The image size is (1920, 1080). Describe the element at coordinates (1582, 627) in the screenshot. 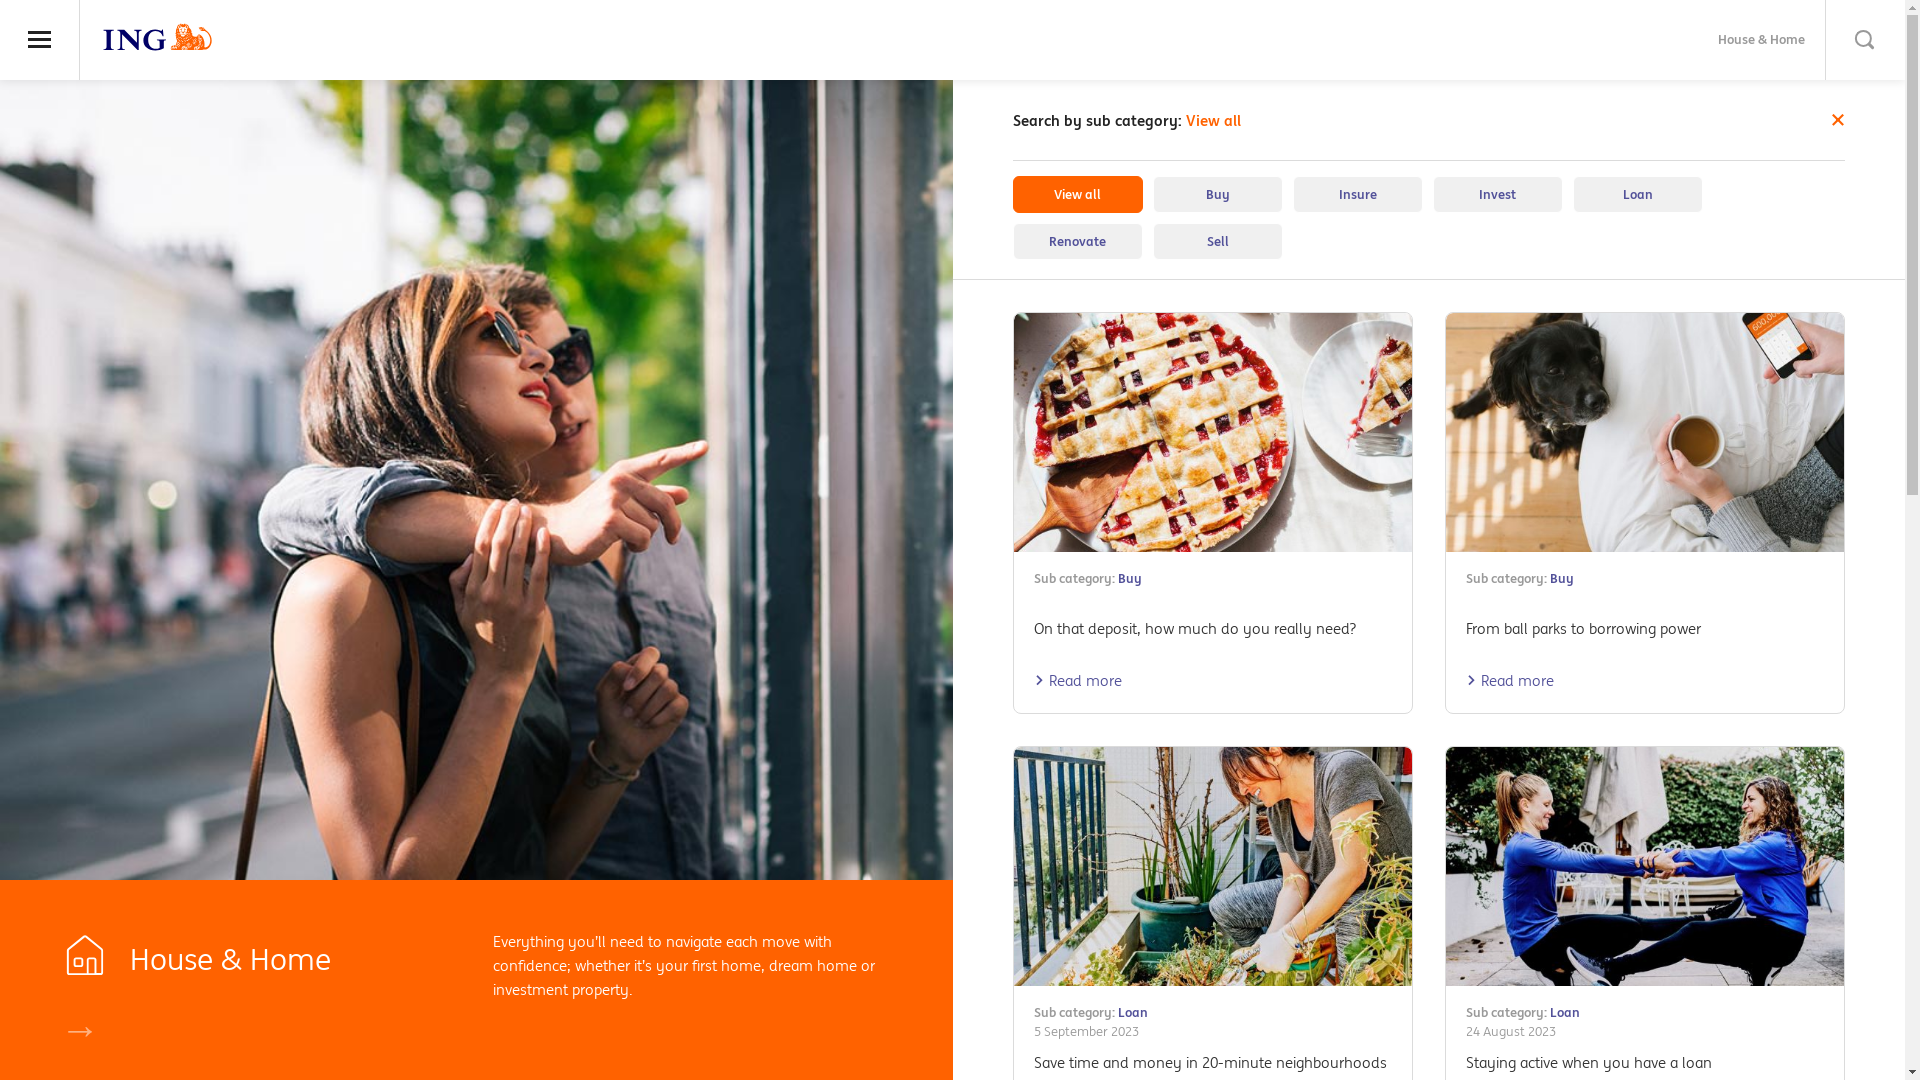

I see `'From ball parks to borrowing power'` at that location.